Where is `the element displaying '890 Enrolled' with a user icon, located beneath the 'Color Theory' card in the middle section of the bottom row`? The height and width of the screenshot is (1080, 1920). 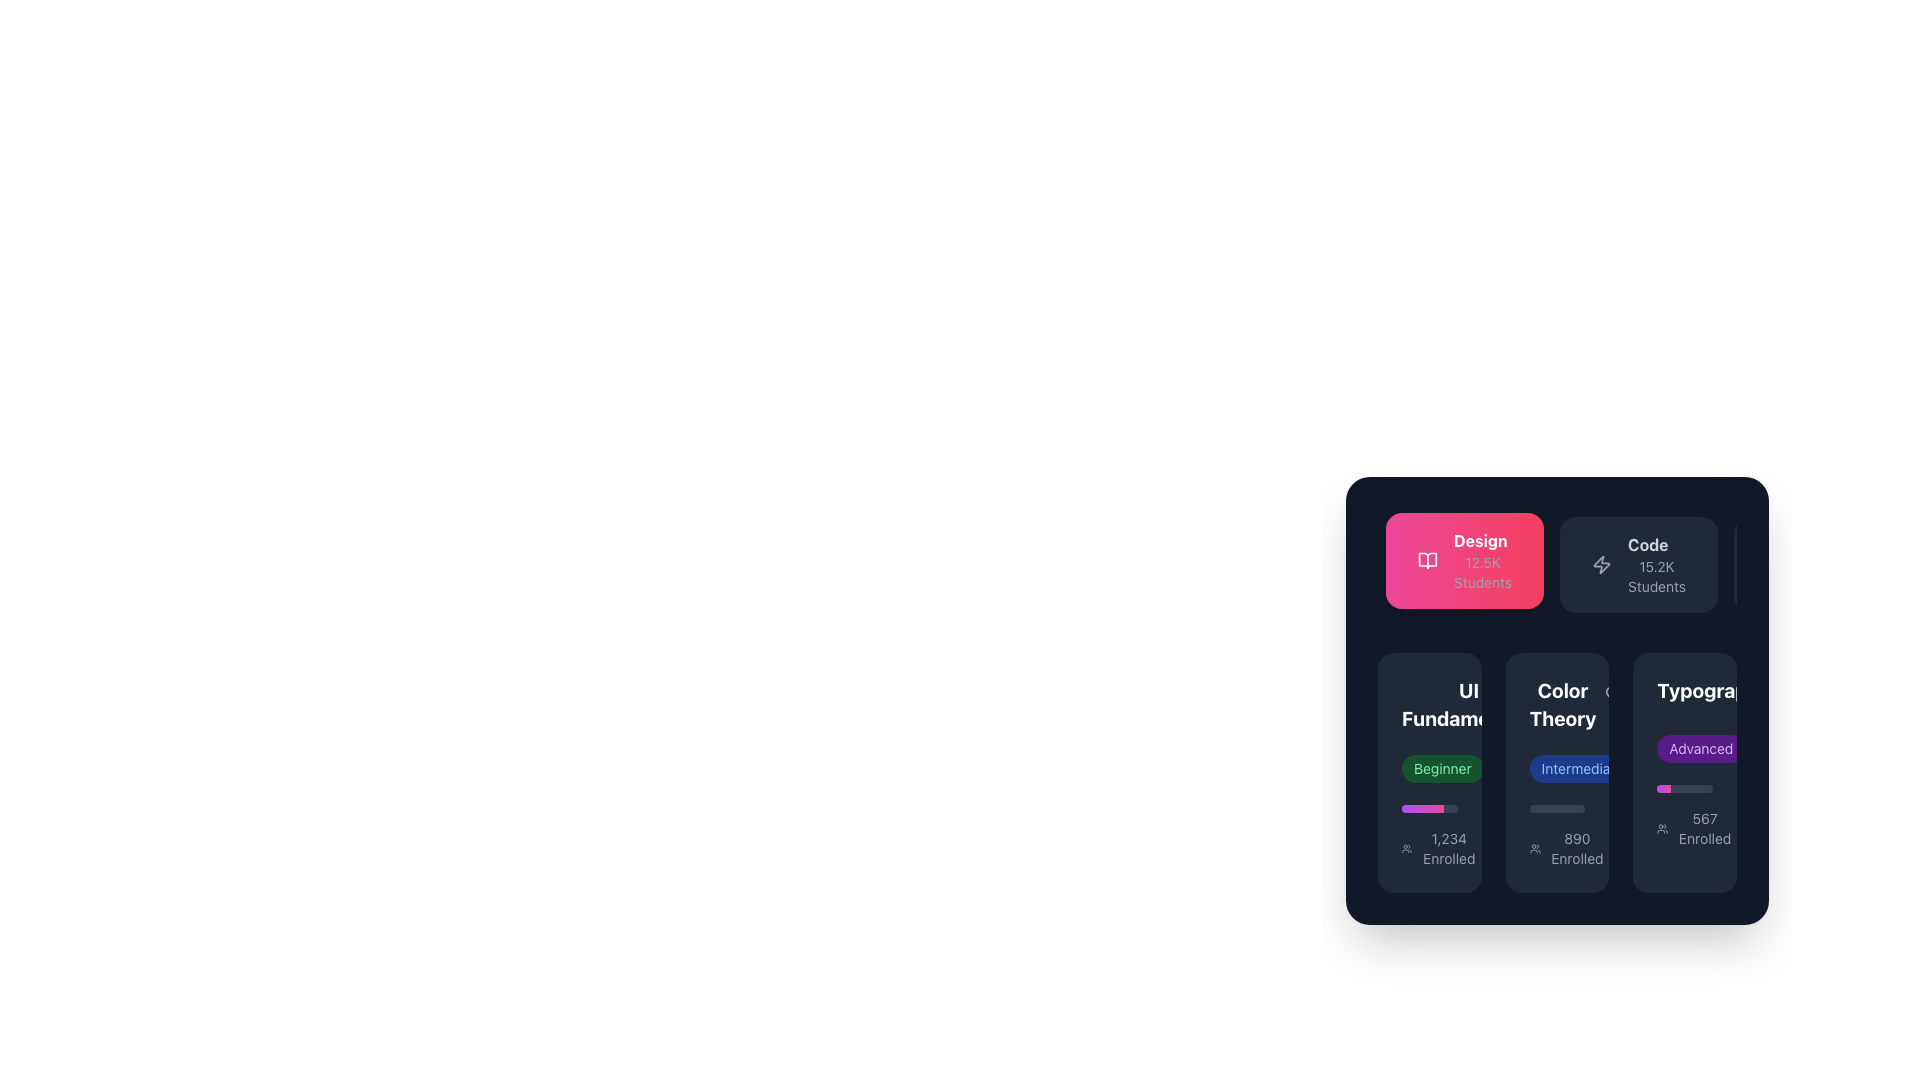 the element displaying '890 Enrolled' with a user icon, located beneath the 'Color Theory' card in the middle section of the bottom row is located at coordinates (1566, 848).